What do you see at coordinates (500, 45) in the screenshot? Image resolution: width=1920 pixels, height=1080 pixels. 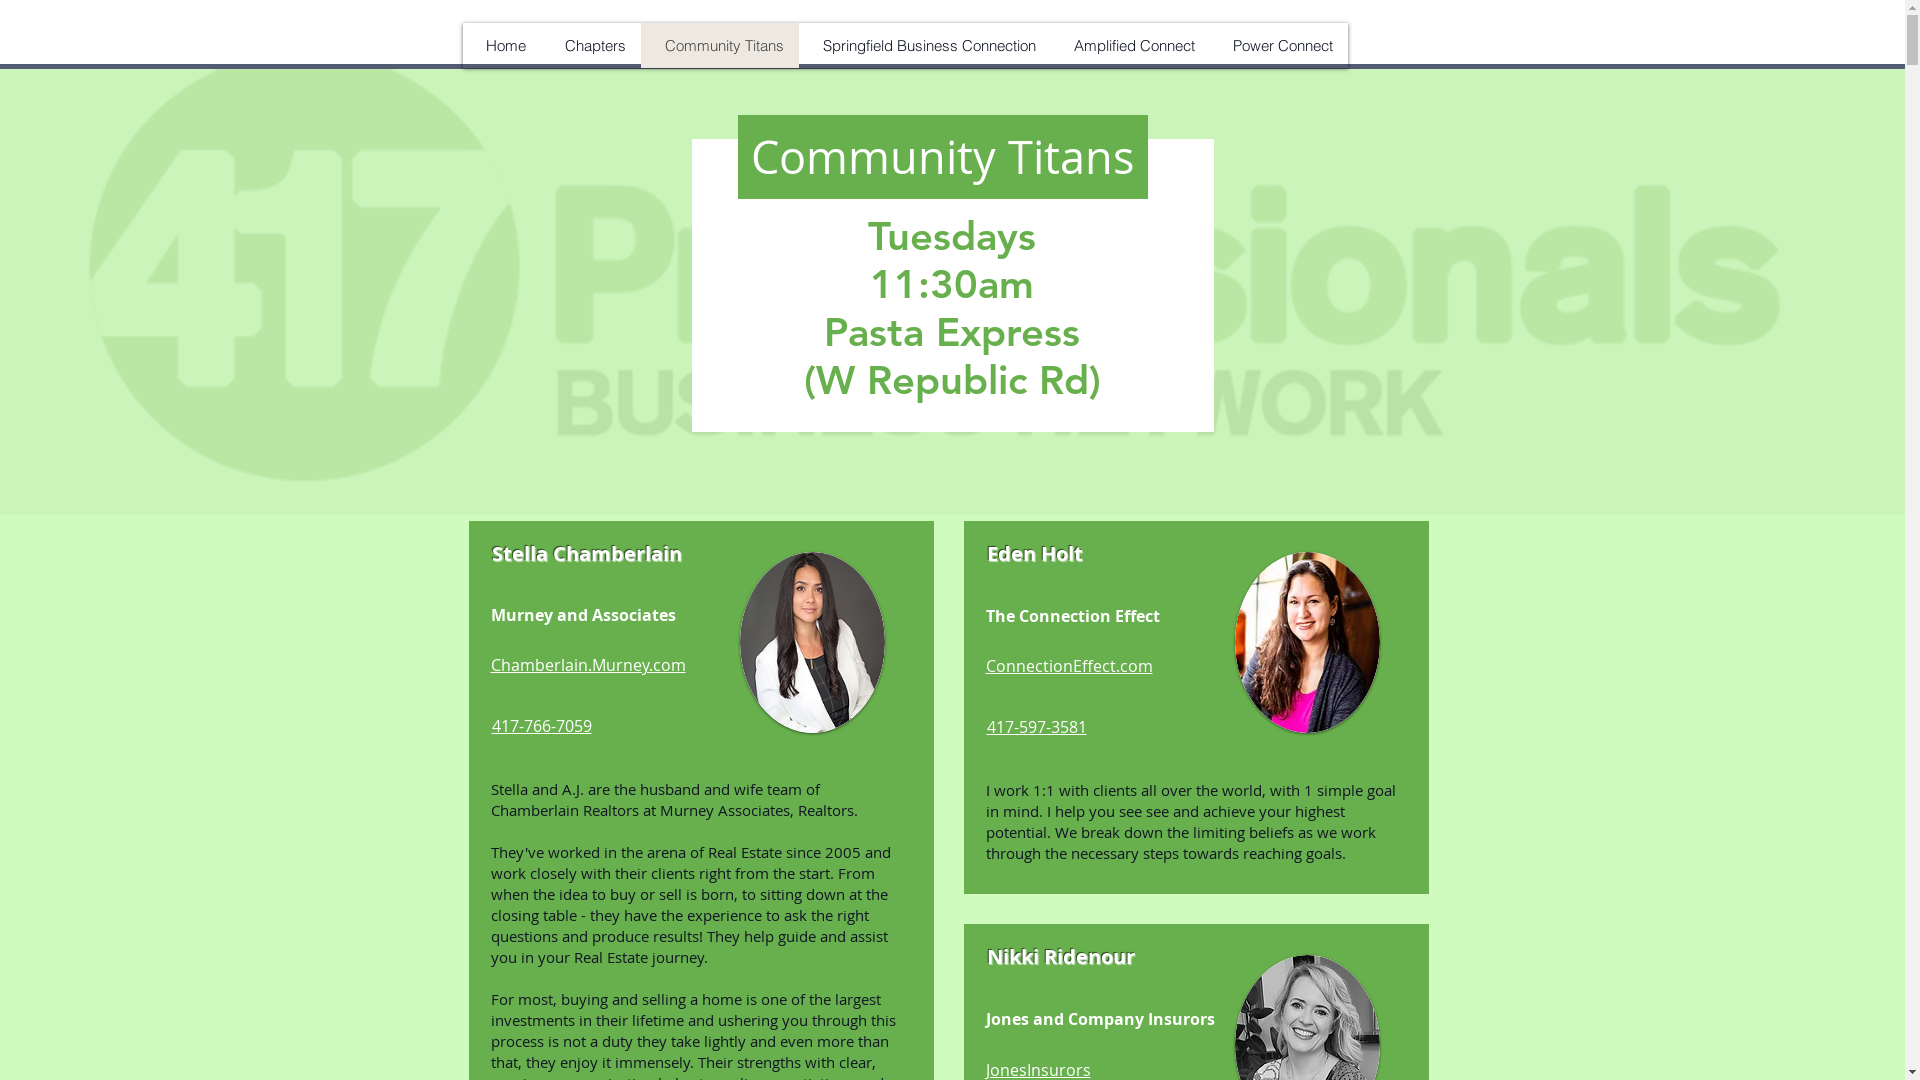 I see `'Home'` at bounding box center [500, 45].